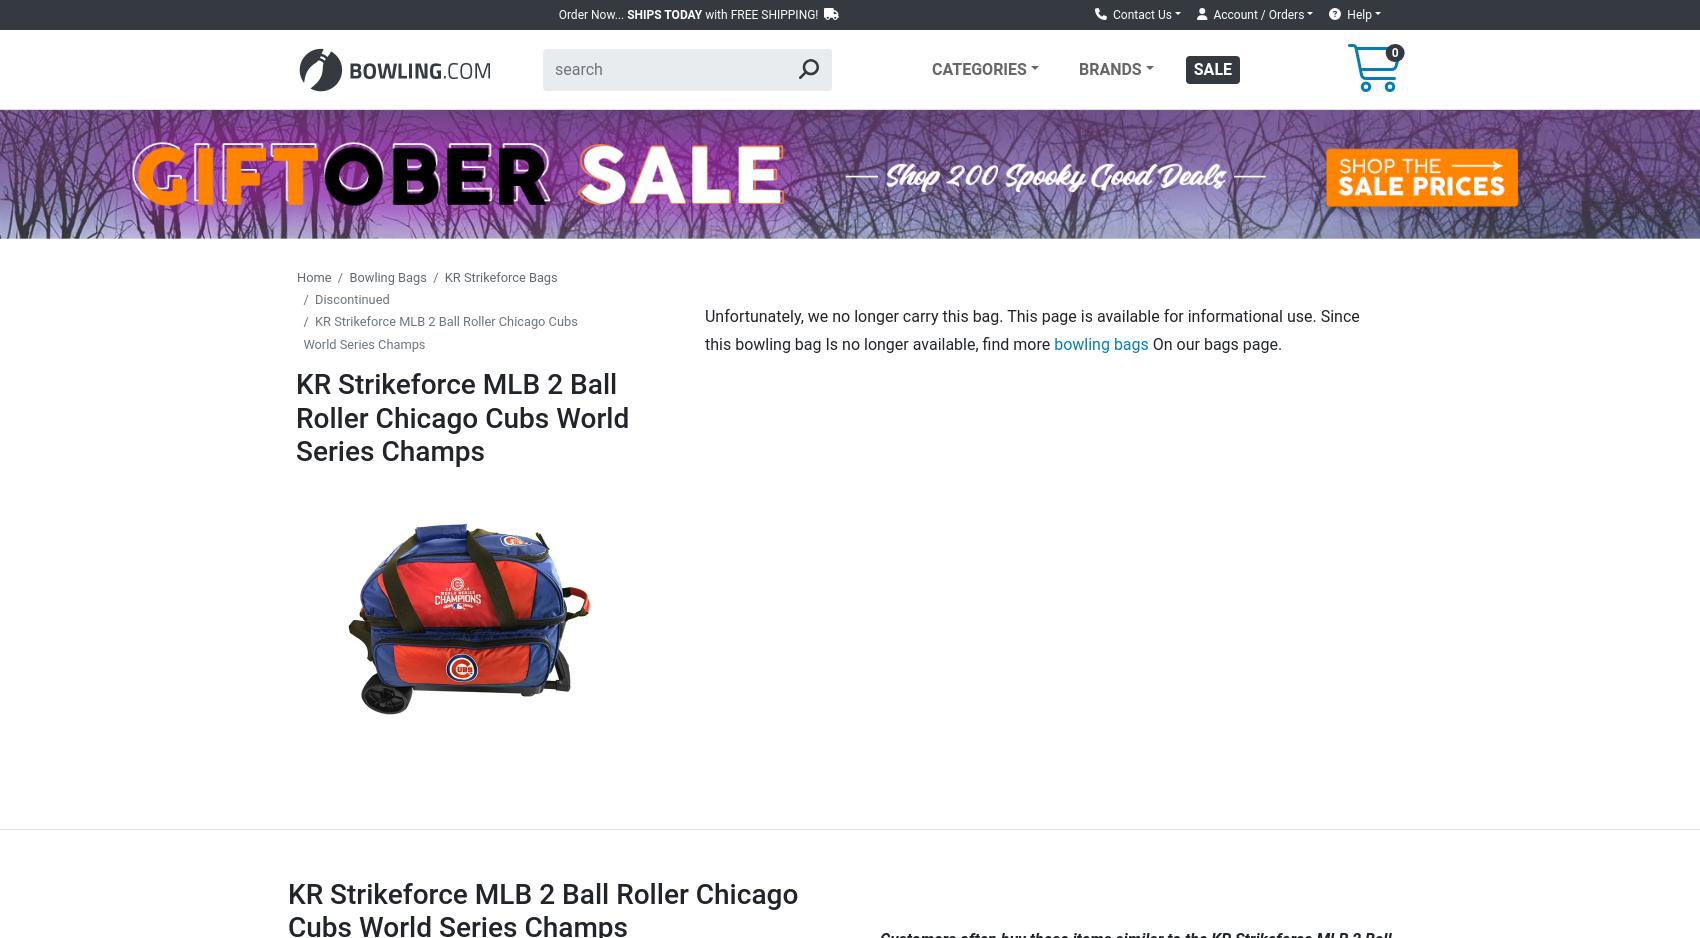 The height and width of the screenshot is (938, 1700). What do you see at coordinates (1109, 68) in the screenshot?
I see `'BRANDS'` at bounding box center [1109, 68].